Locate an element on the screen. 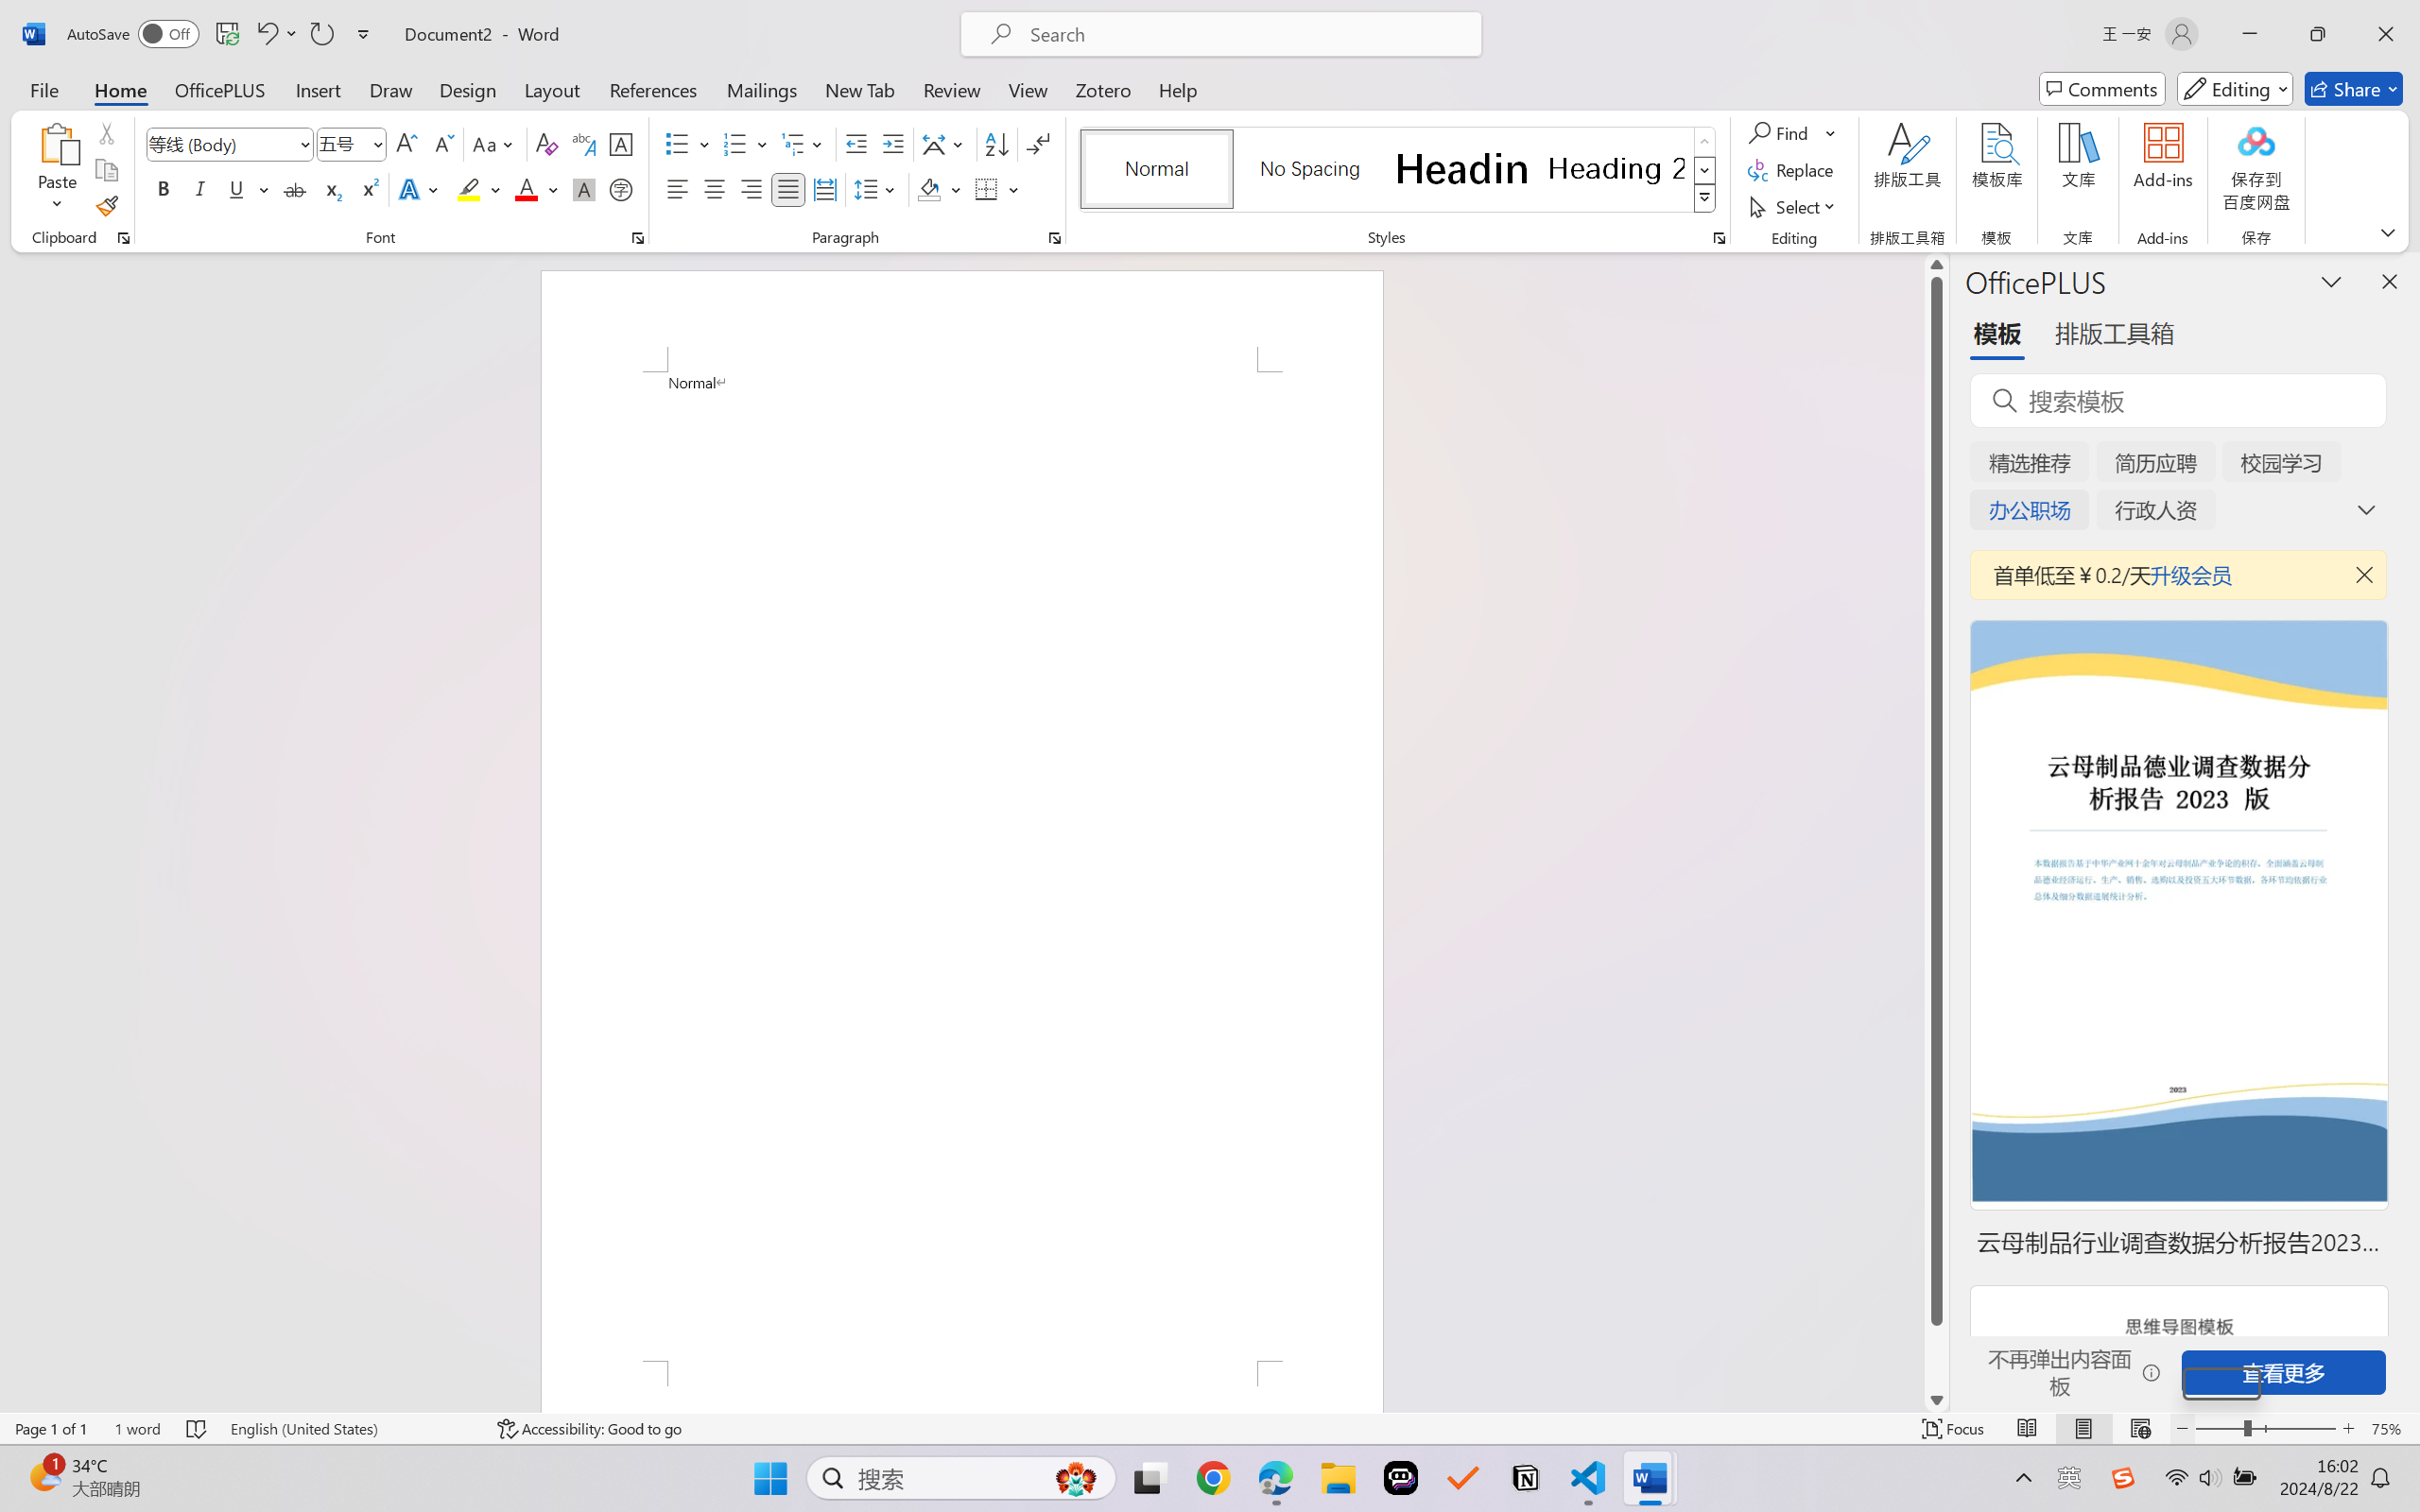  'Restore Down' is located at coordinates (2318, 33).